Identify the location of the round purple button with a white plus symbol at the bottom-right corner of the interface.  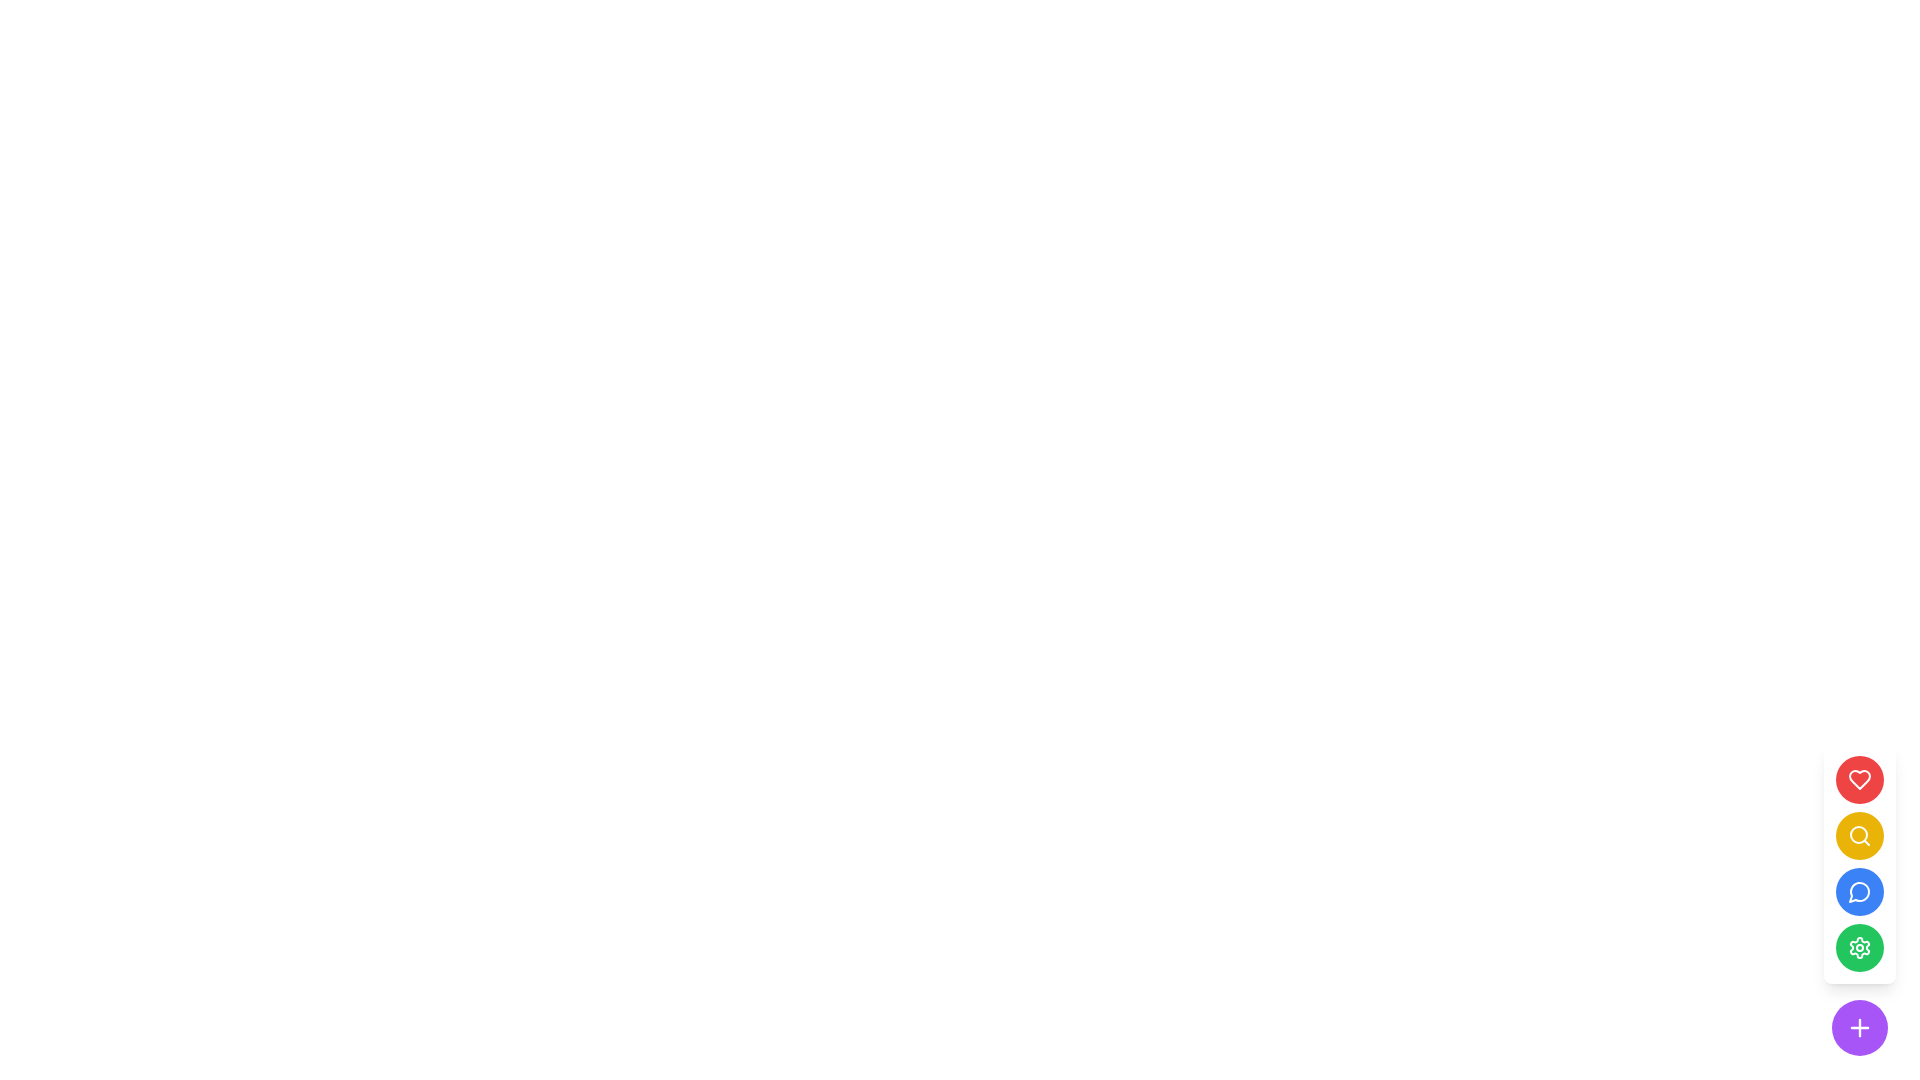
(1859, 1028).